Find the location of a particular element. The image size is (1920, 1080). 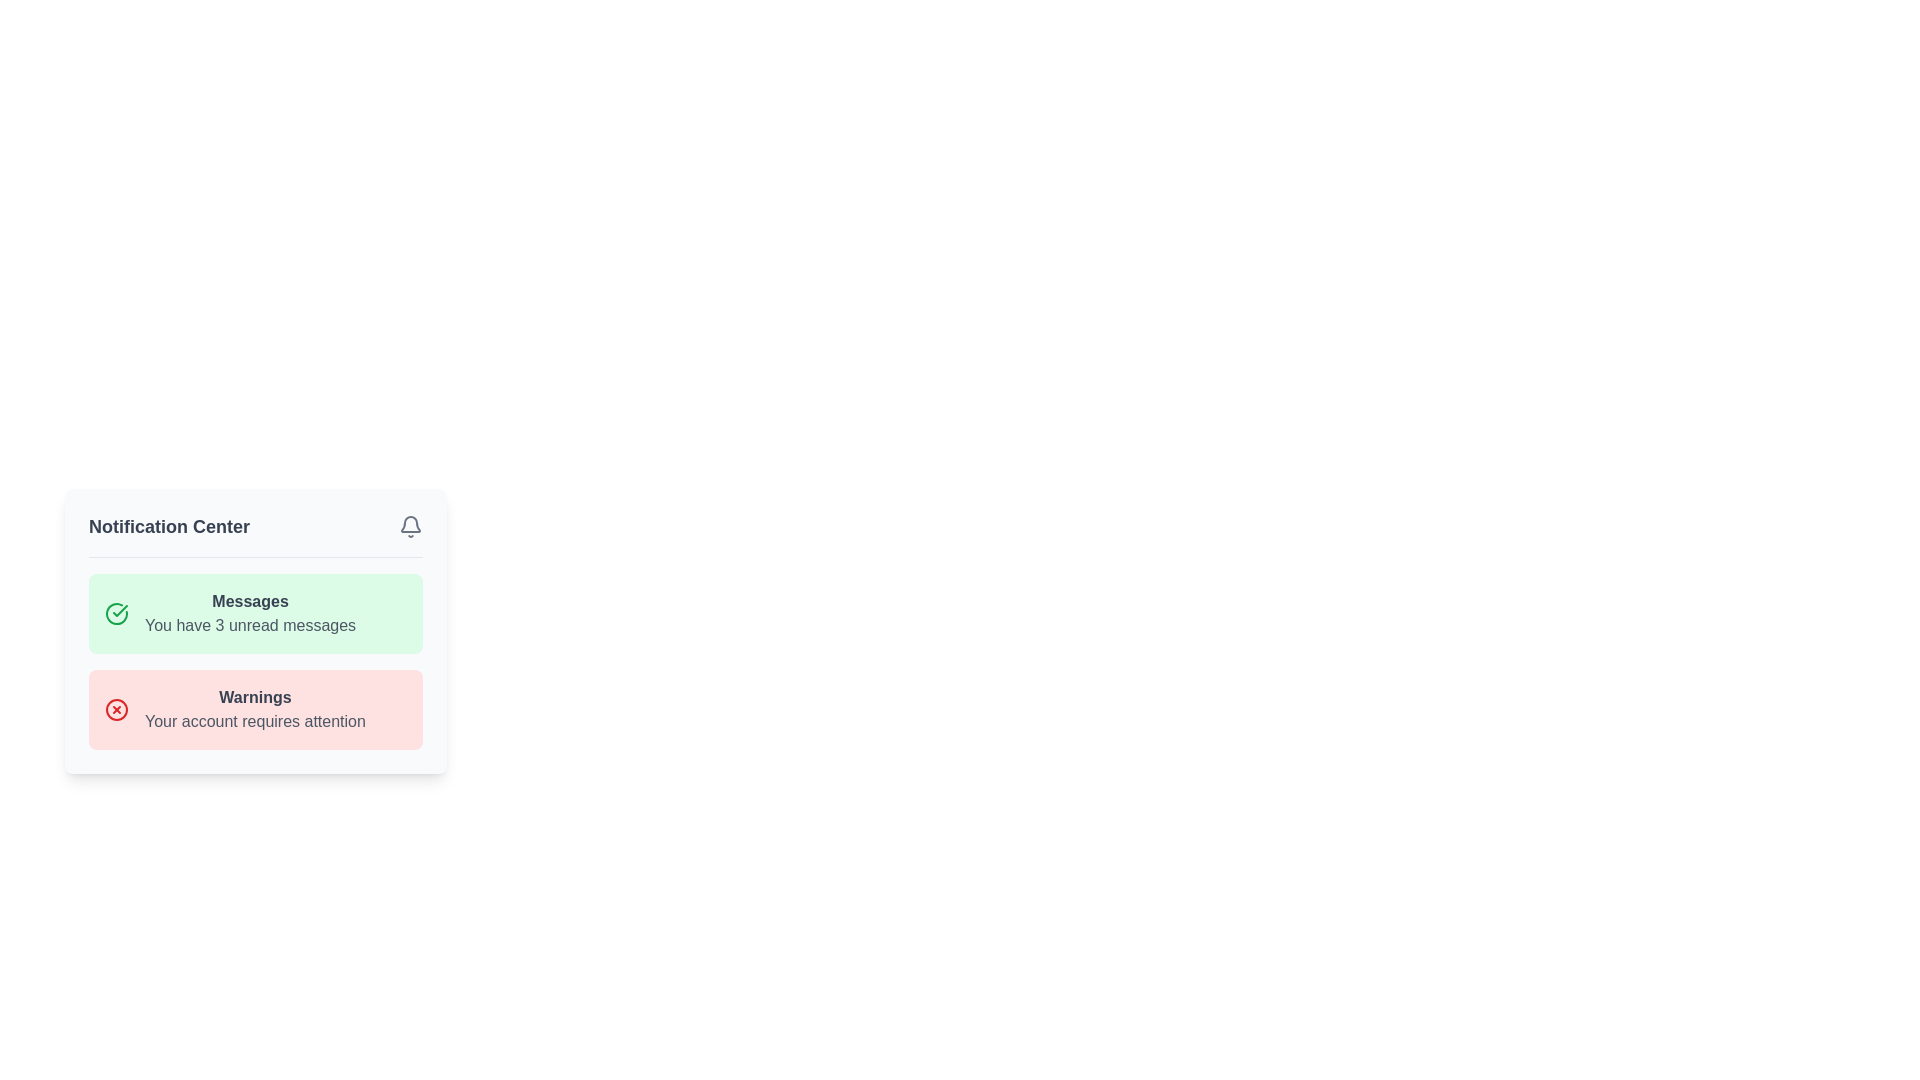

the positive status indicator icon located beside the 'Messages - You have 3 unread messages' text is located at coordinates (115, 612).